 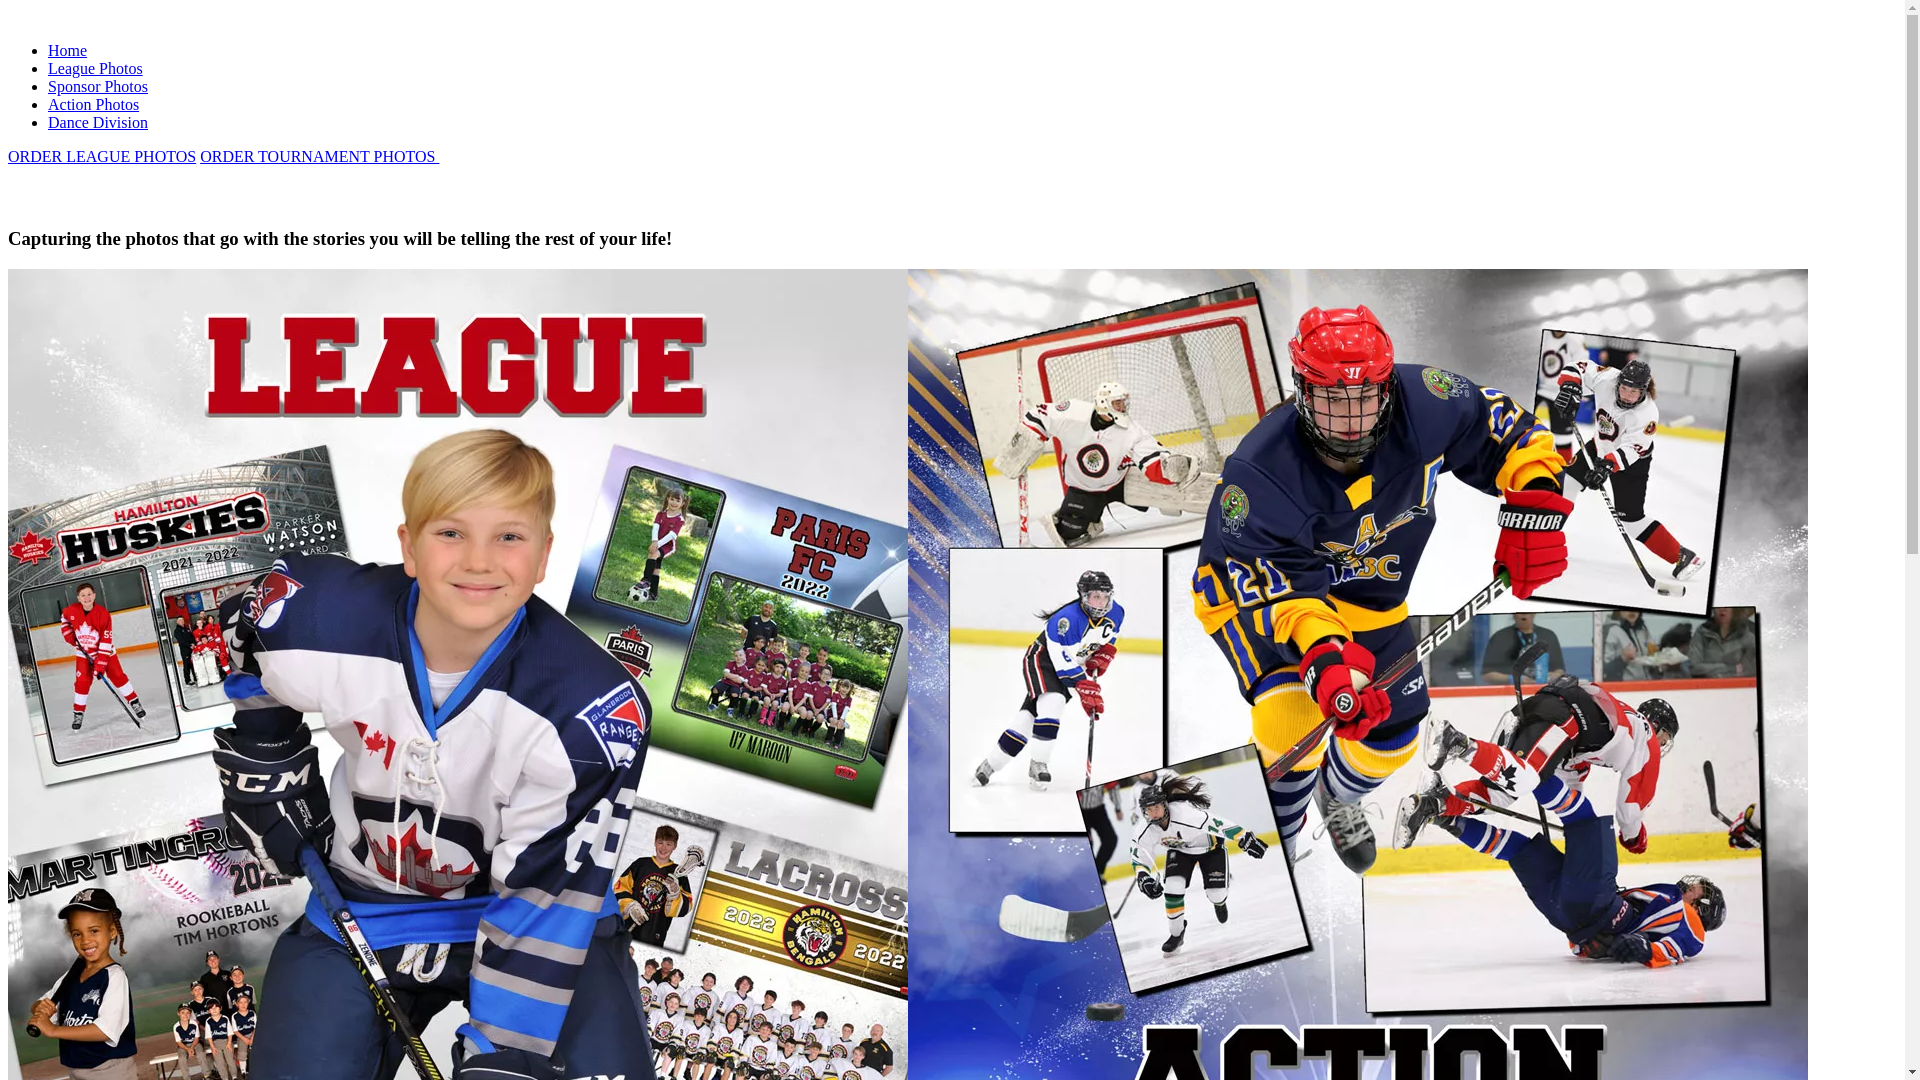 What do you see at coordinates (96, 122) in the screenshot?
I see `'Dance Division'` at bounding box center [96, 122].